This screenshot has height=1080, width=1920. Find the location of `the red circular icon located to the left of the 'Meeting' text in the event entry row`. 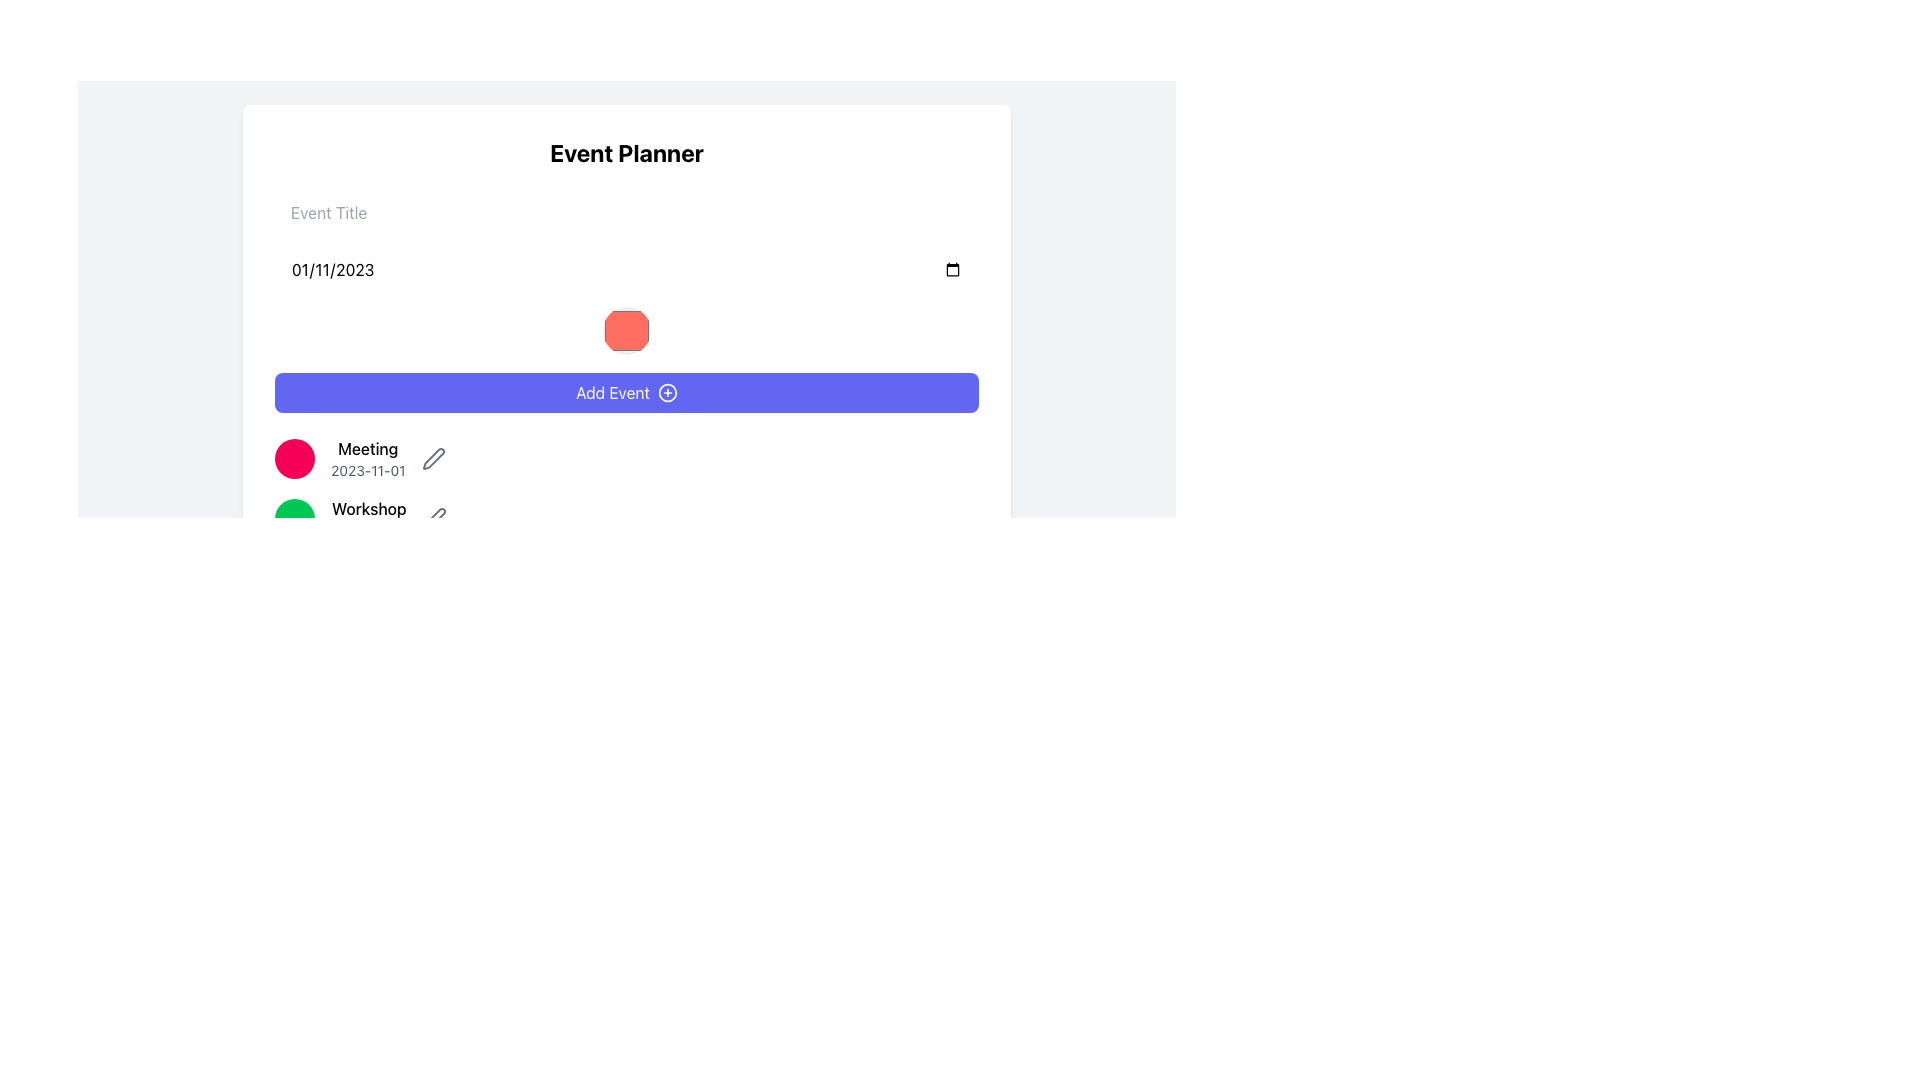

the red circular icon located to the left of the 'Meeting' text in the event entry row is located at coordinates (293, 459).